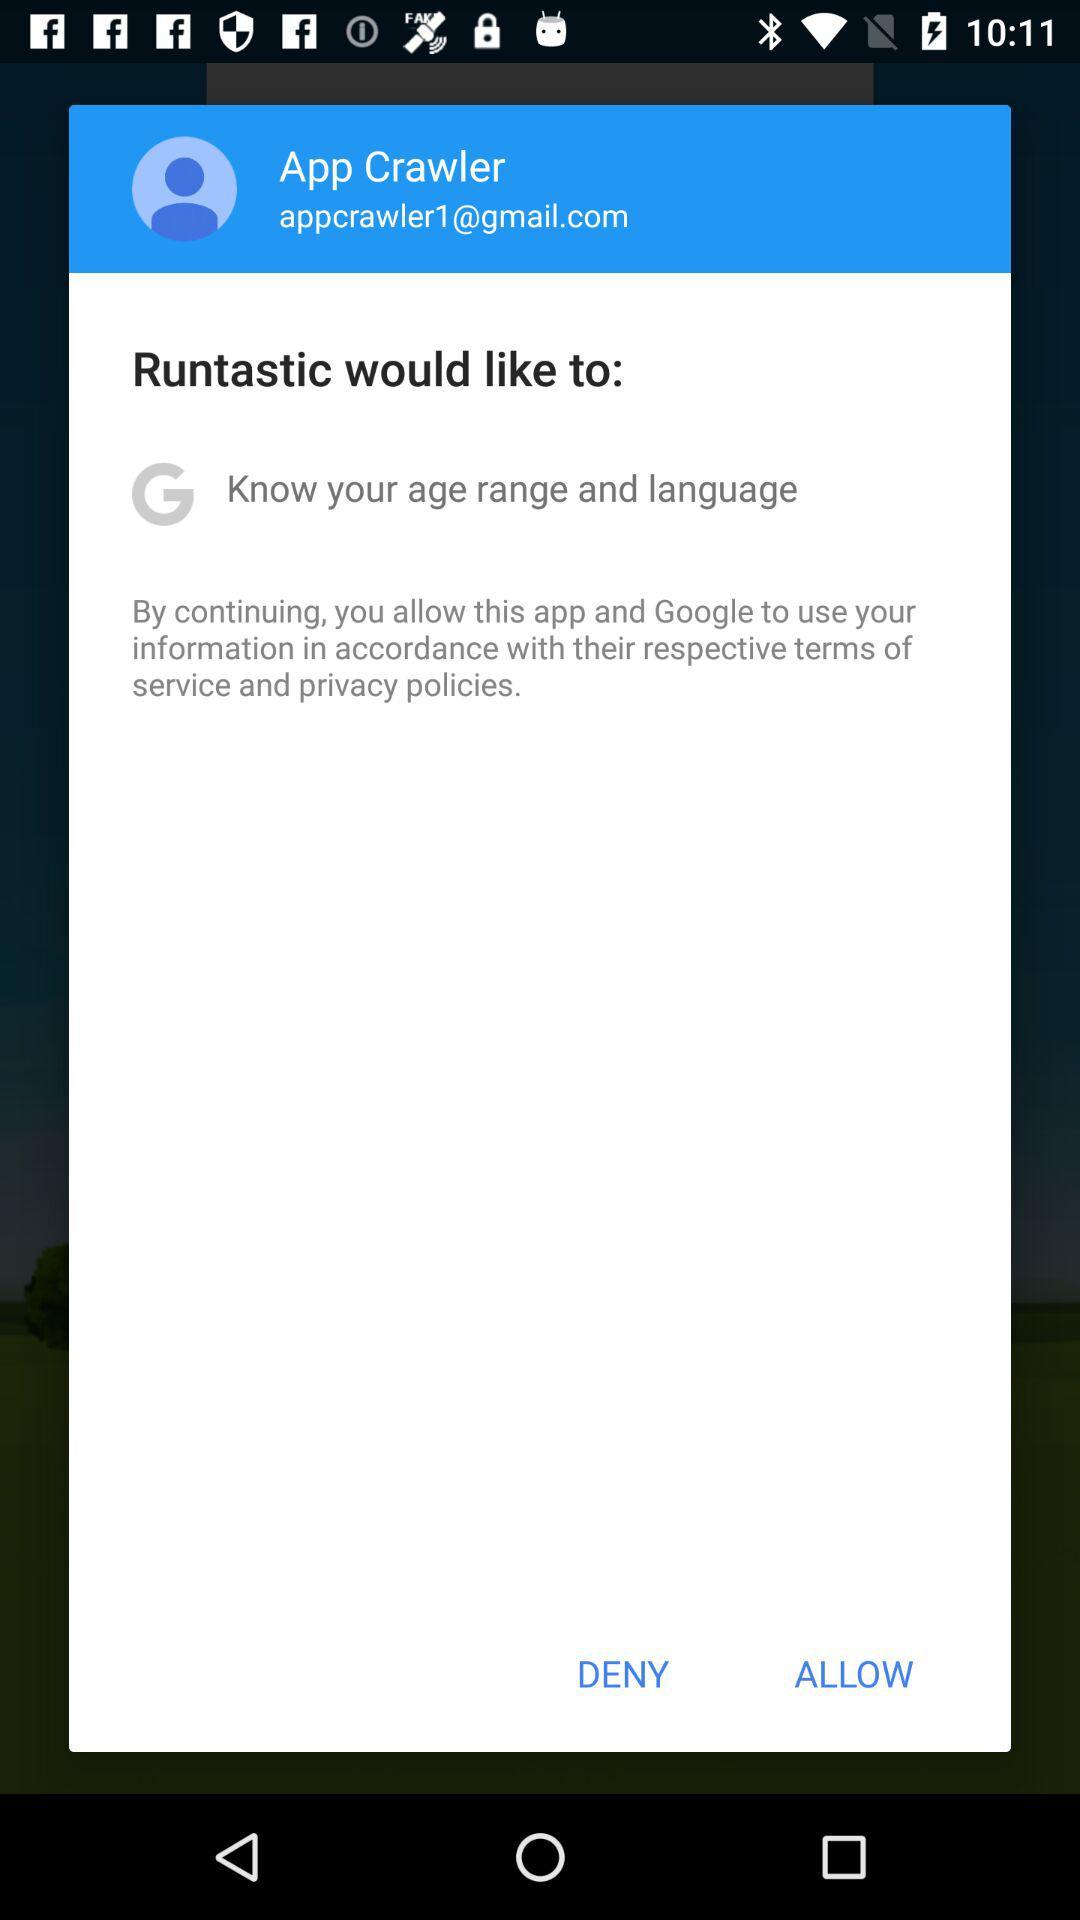 The height and width of the screenshot is (1920, 1080). What do you see at coordinates (511, 487) in the screenshot?
I see `icon above by continuing you icon` at bounding box center [511, 487].